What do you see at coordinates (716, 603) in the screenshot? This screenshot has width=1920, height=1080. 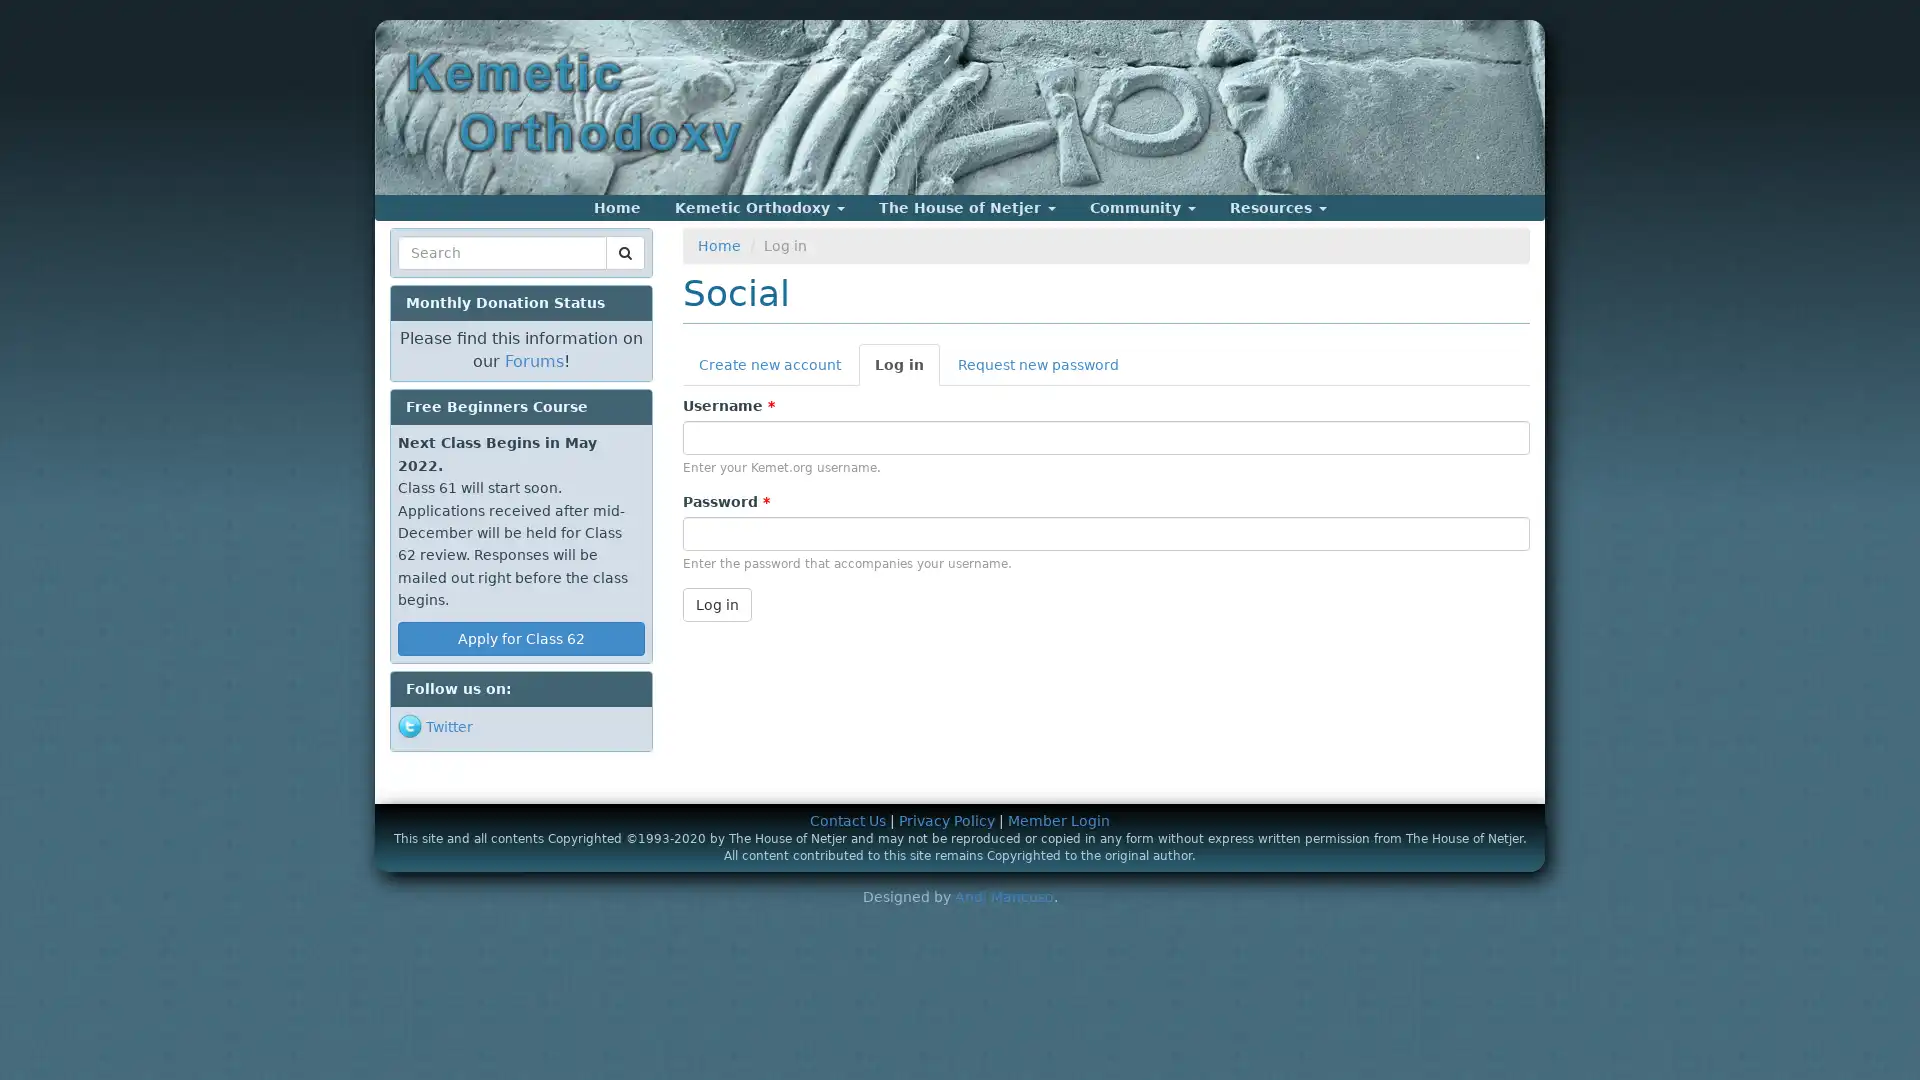 I see `Log in` at bounding box center [716, 603].